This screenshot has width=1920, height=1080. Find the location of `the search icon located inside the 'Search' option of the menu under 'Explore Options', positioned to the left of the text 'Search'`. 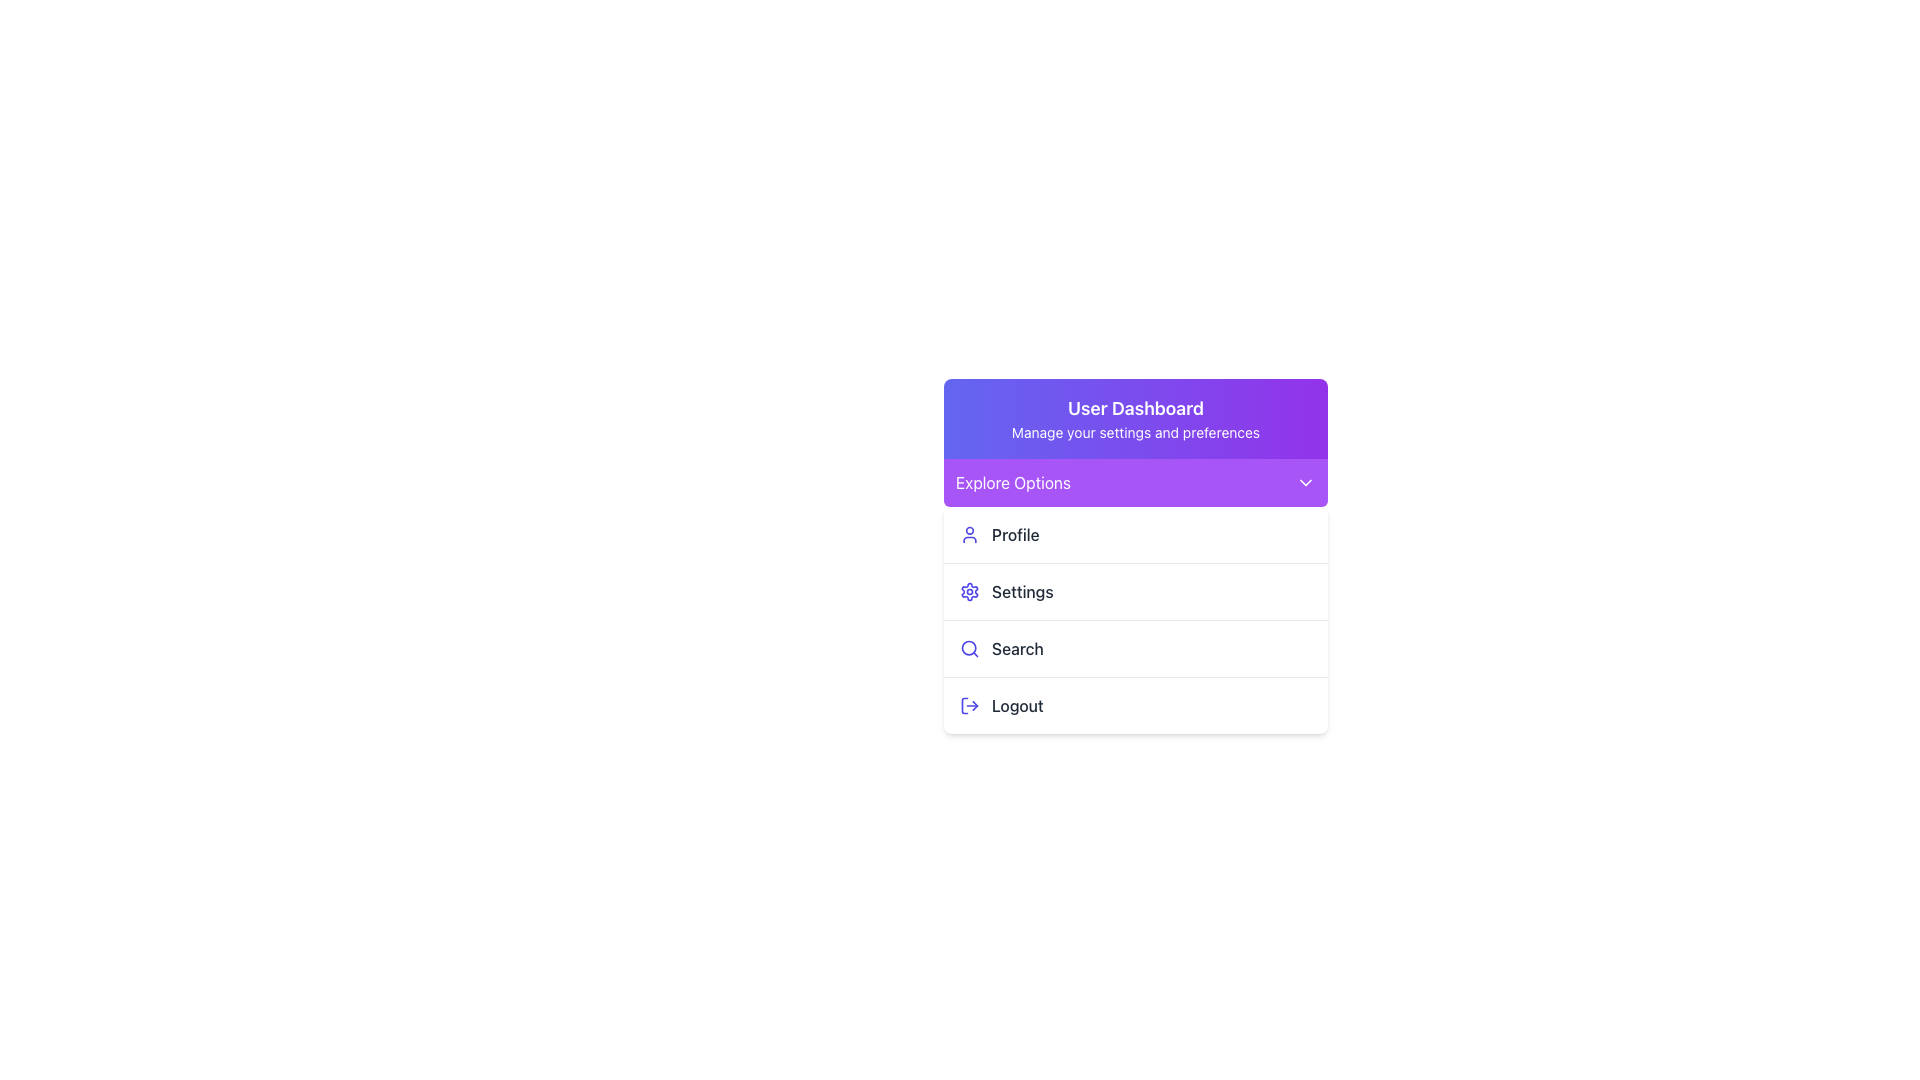

the search icon located inside the 'Search' option of the menu under 'Explore Options', positioned to the left of the text 'Search' is located at coordinates (969, 648).